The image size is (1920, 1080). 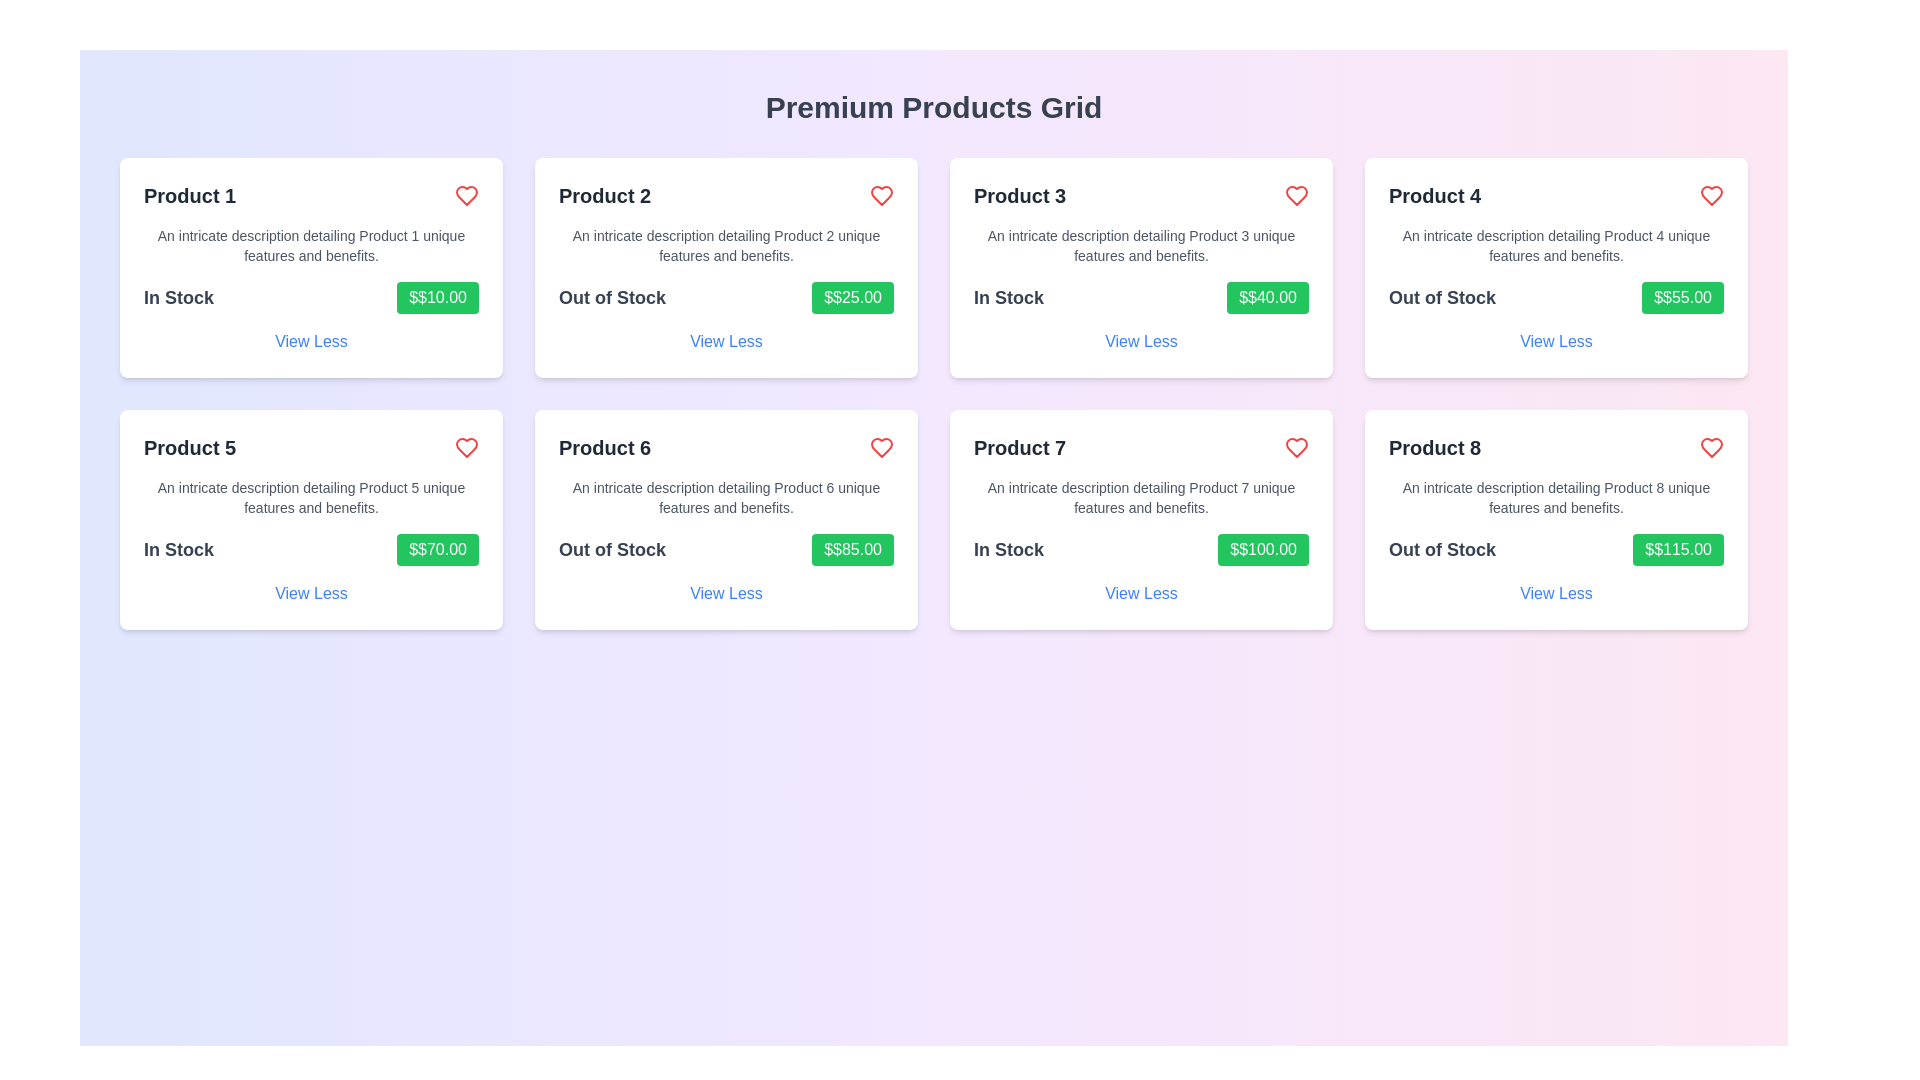 What do you see at coordinates (1711, 446) in the screenshot?
I see `the heart icon located at the top-right corner of the 'Product 8' content card` at bounding box center [1711, 446].